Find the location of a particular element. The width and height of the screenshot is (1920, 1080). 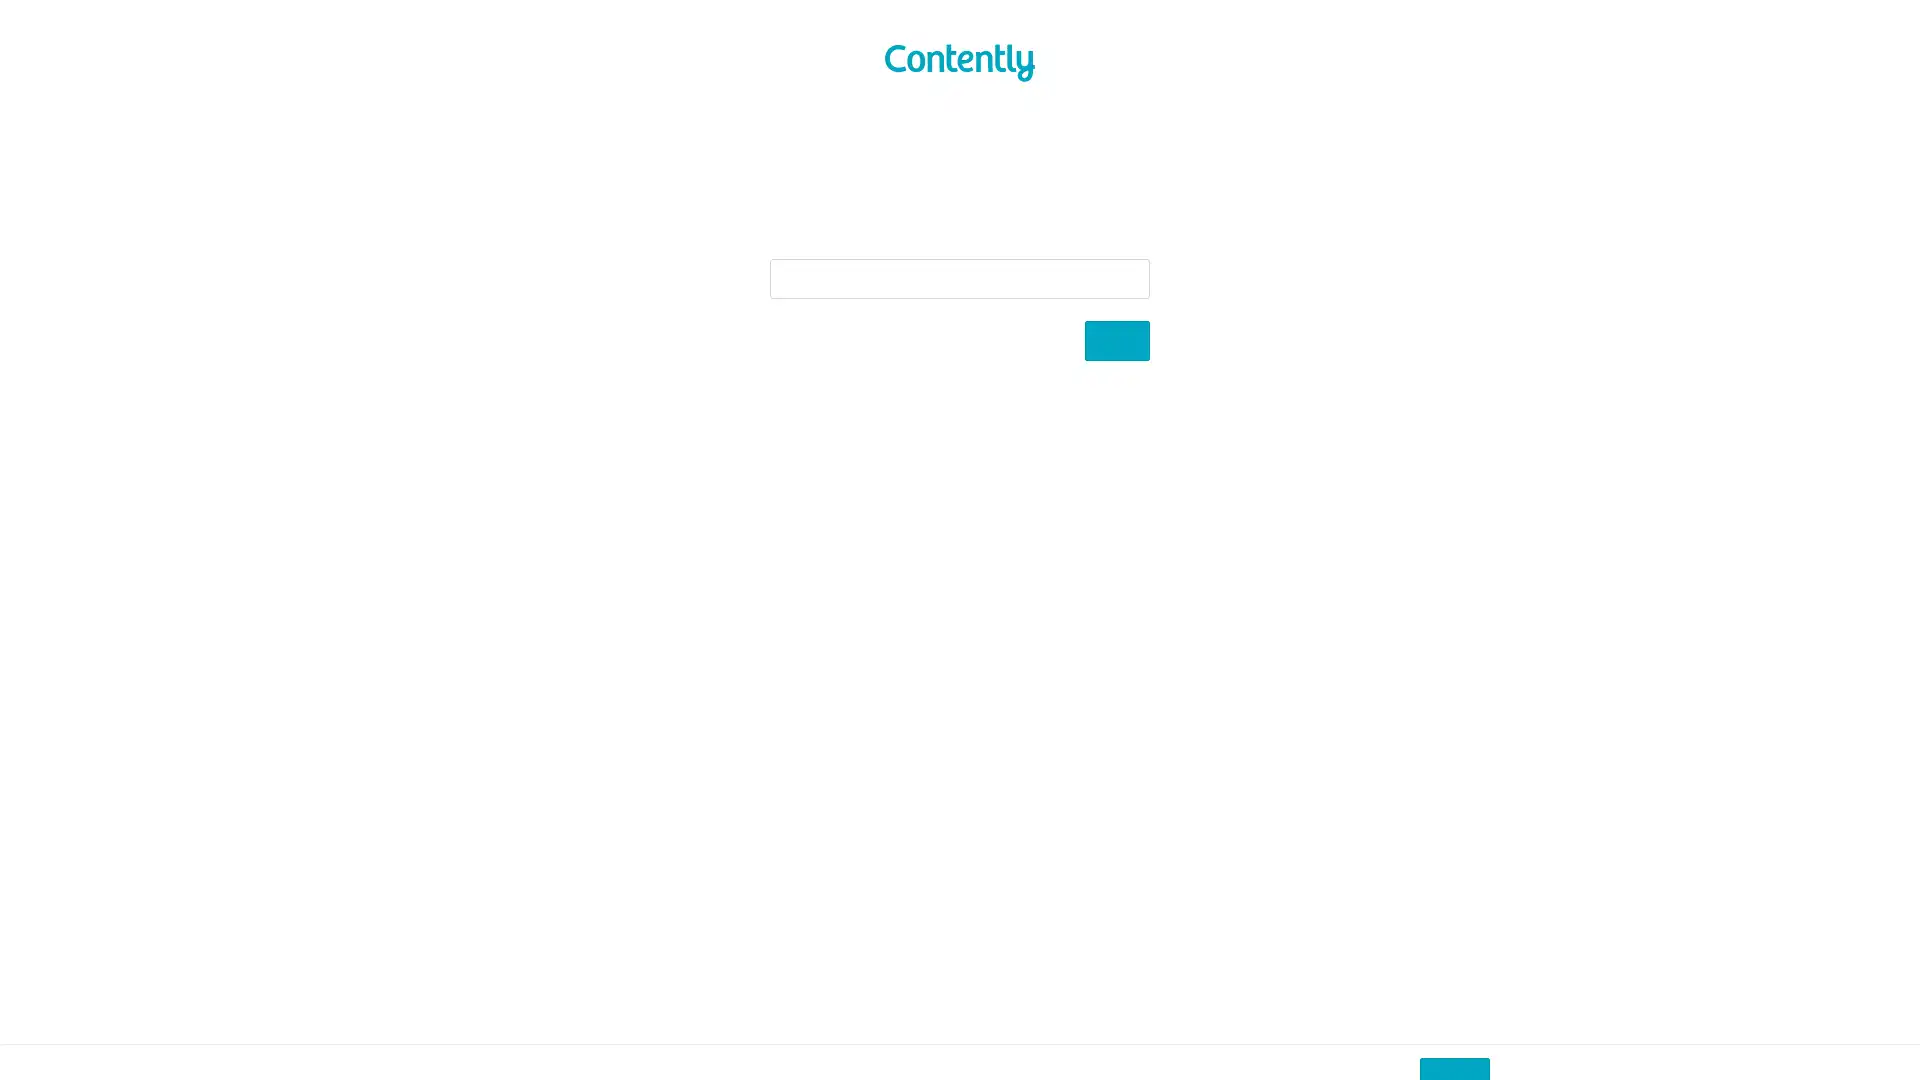

NEXT is located at coordinates (1116, 339).